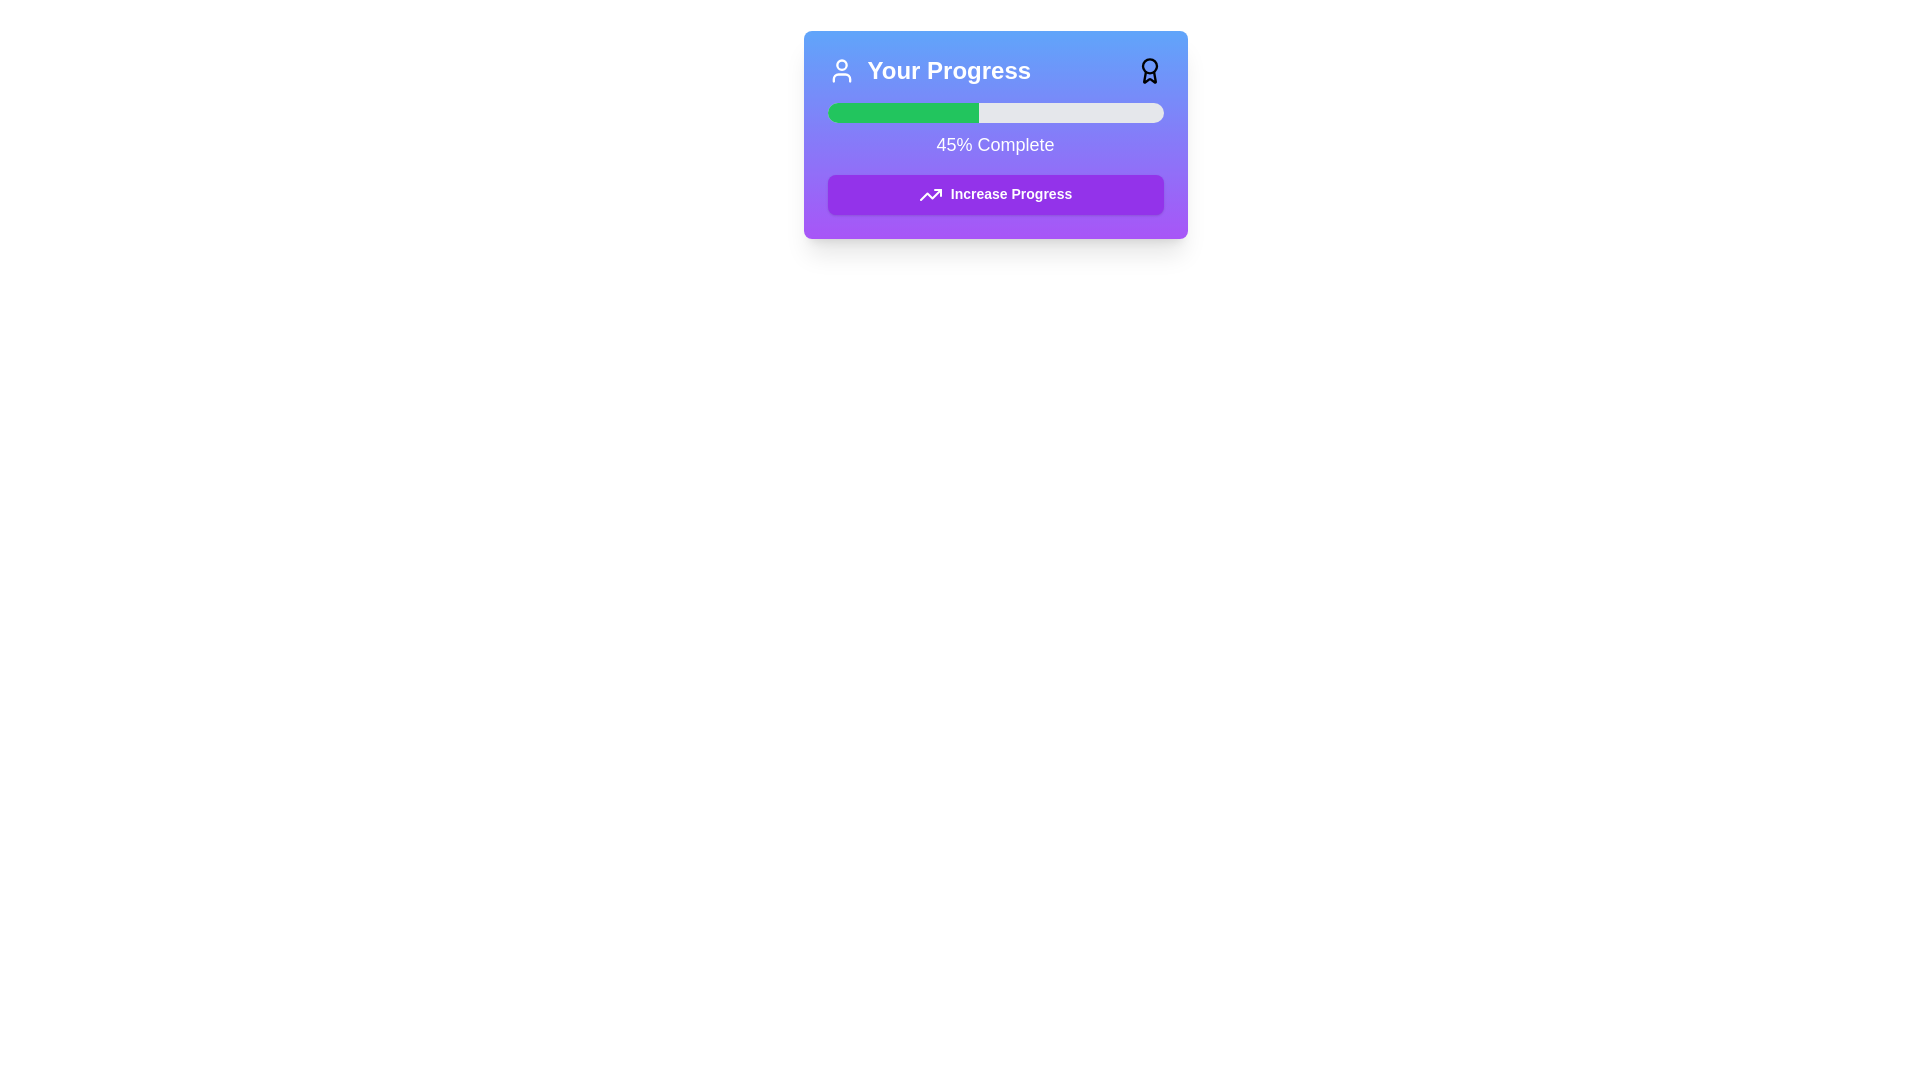  Describe the element at coordinates (841, 76) in the screenshot. I see `semicircular arc element within the user profile icon located in the top-left corner of the 'Your Progress' widget using developer tools` at that location.